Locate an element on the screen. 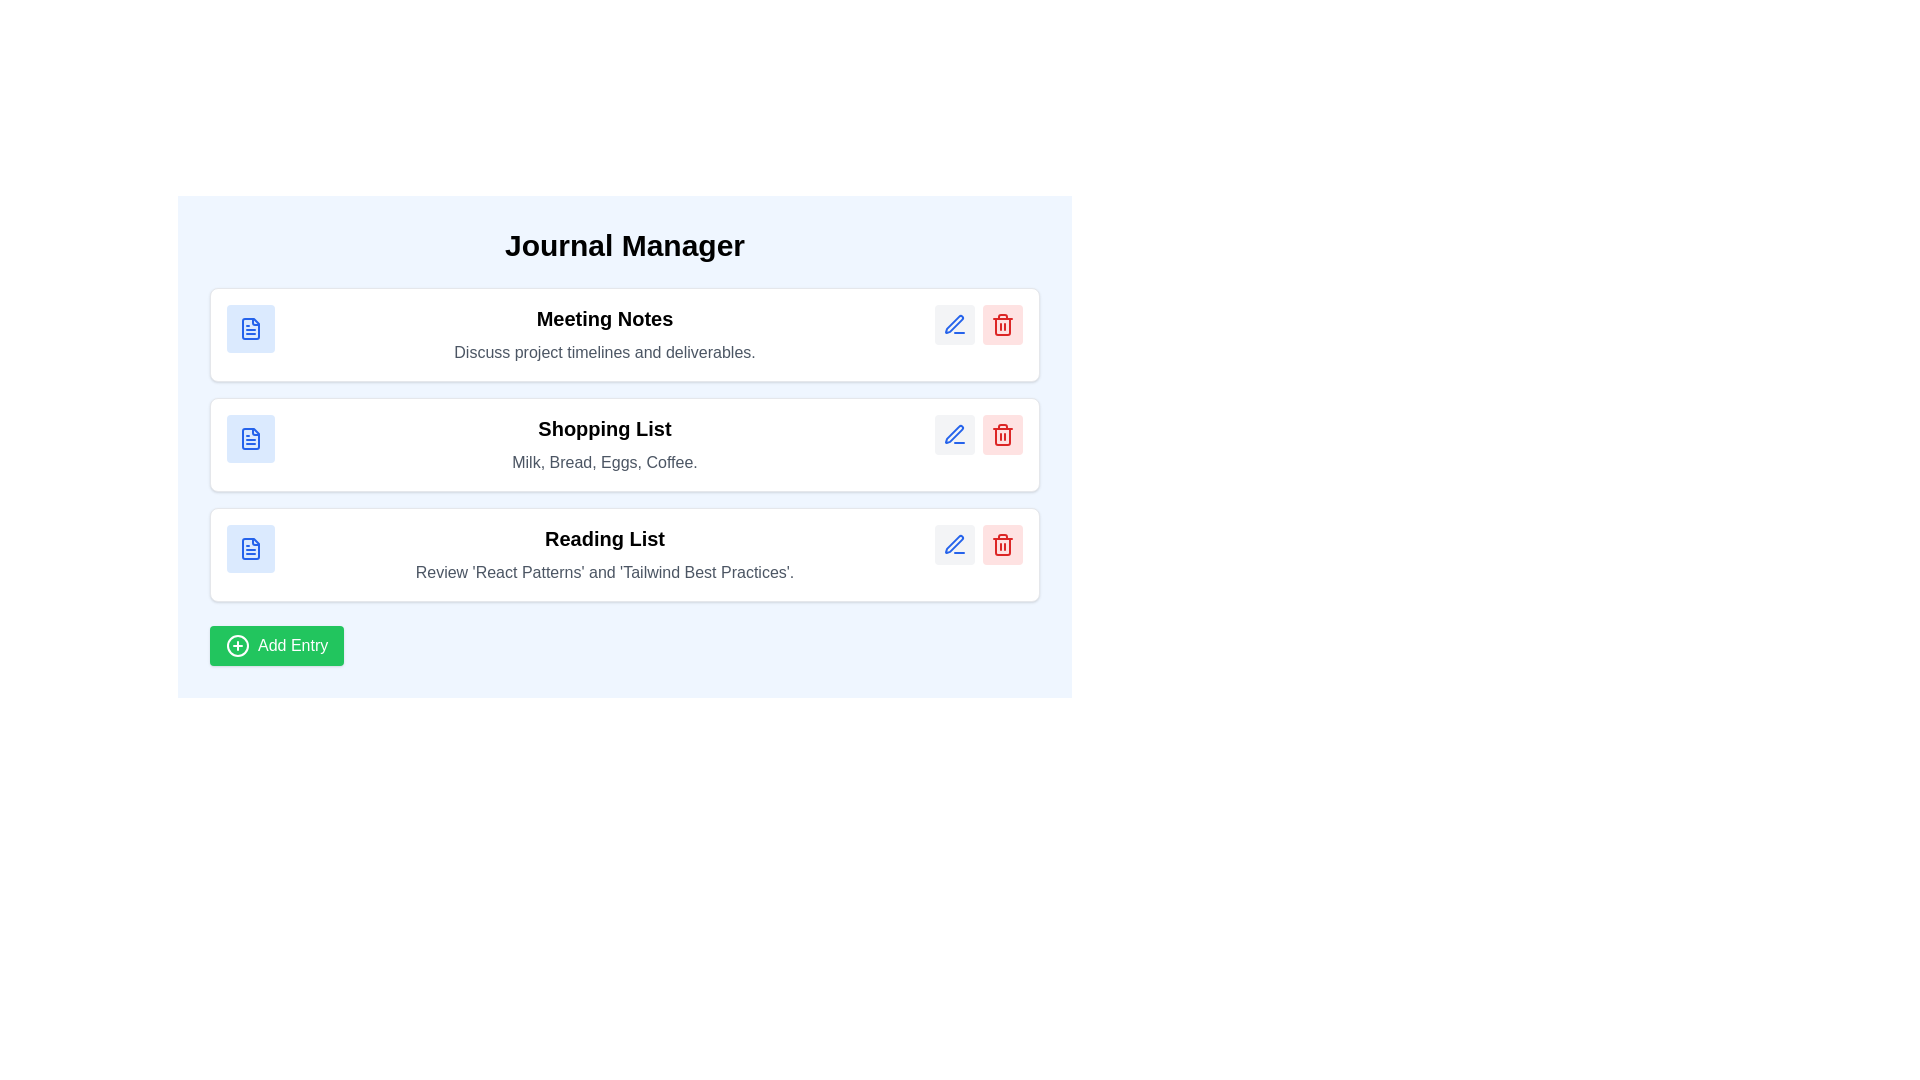 This screenshot has width=1920, height=1080. the red-colored trash bin icon in the top-right corner of the 'Shopping List' box is located at coordinates (1003, 323).